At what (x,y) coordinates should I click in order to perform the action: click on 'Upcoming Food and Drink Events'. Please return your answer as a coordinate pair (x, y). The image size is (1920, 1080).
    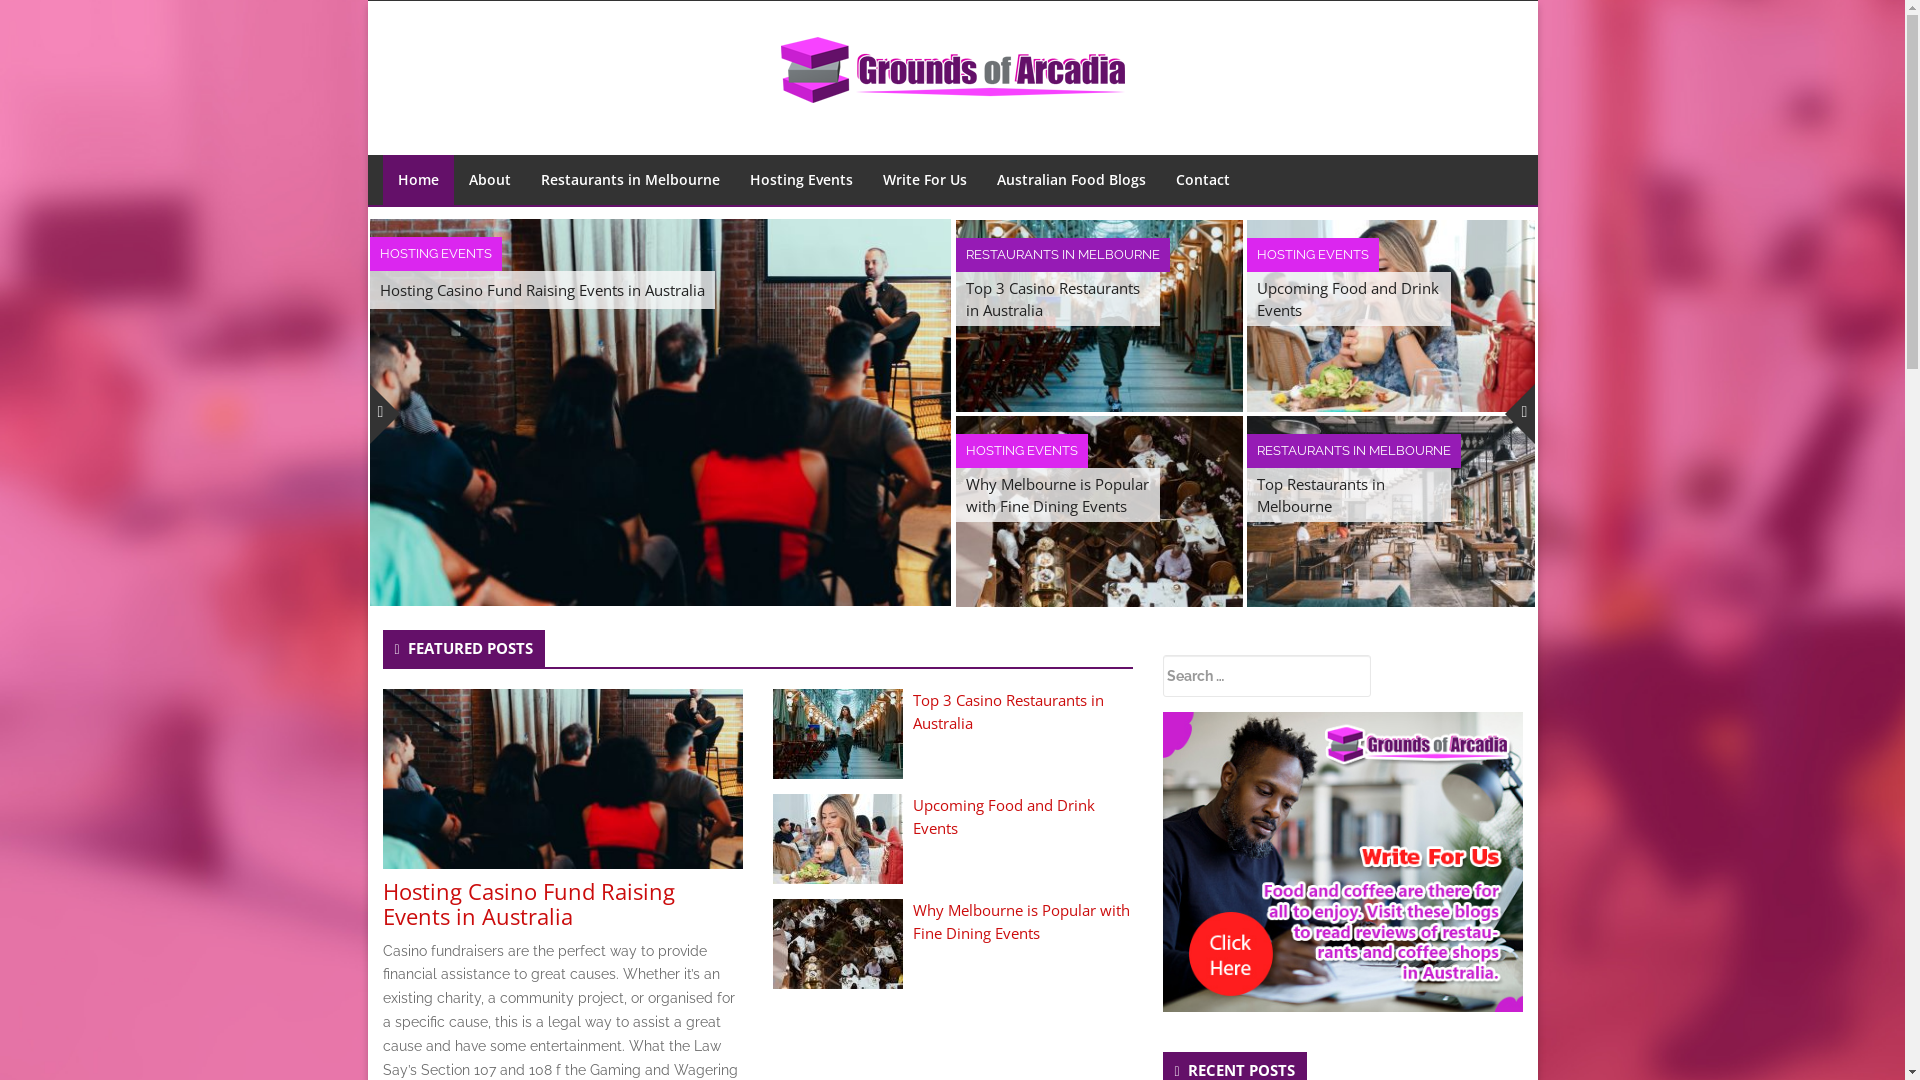
    Looking at the image, I should click on (1390, 315).